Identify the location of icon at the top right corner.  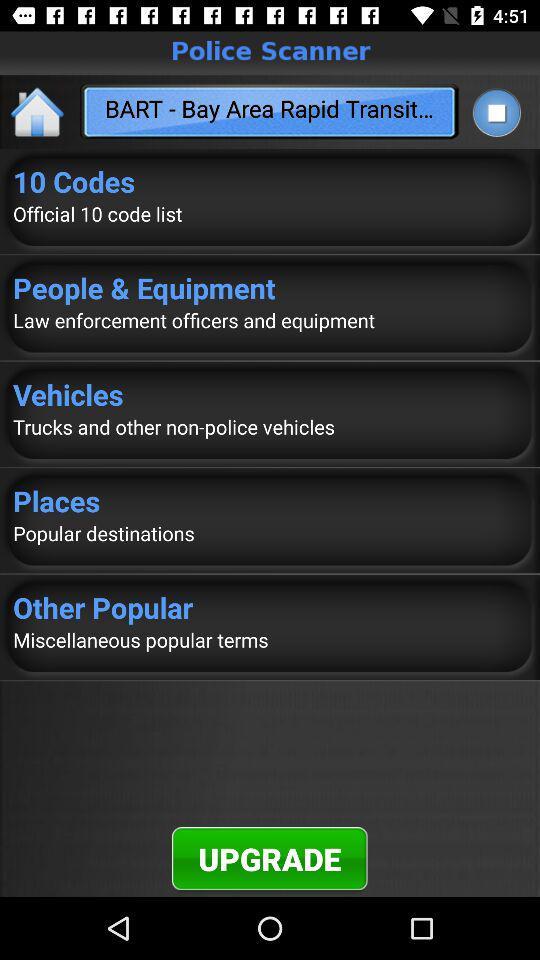
(495, 112).